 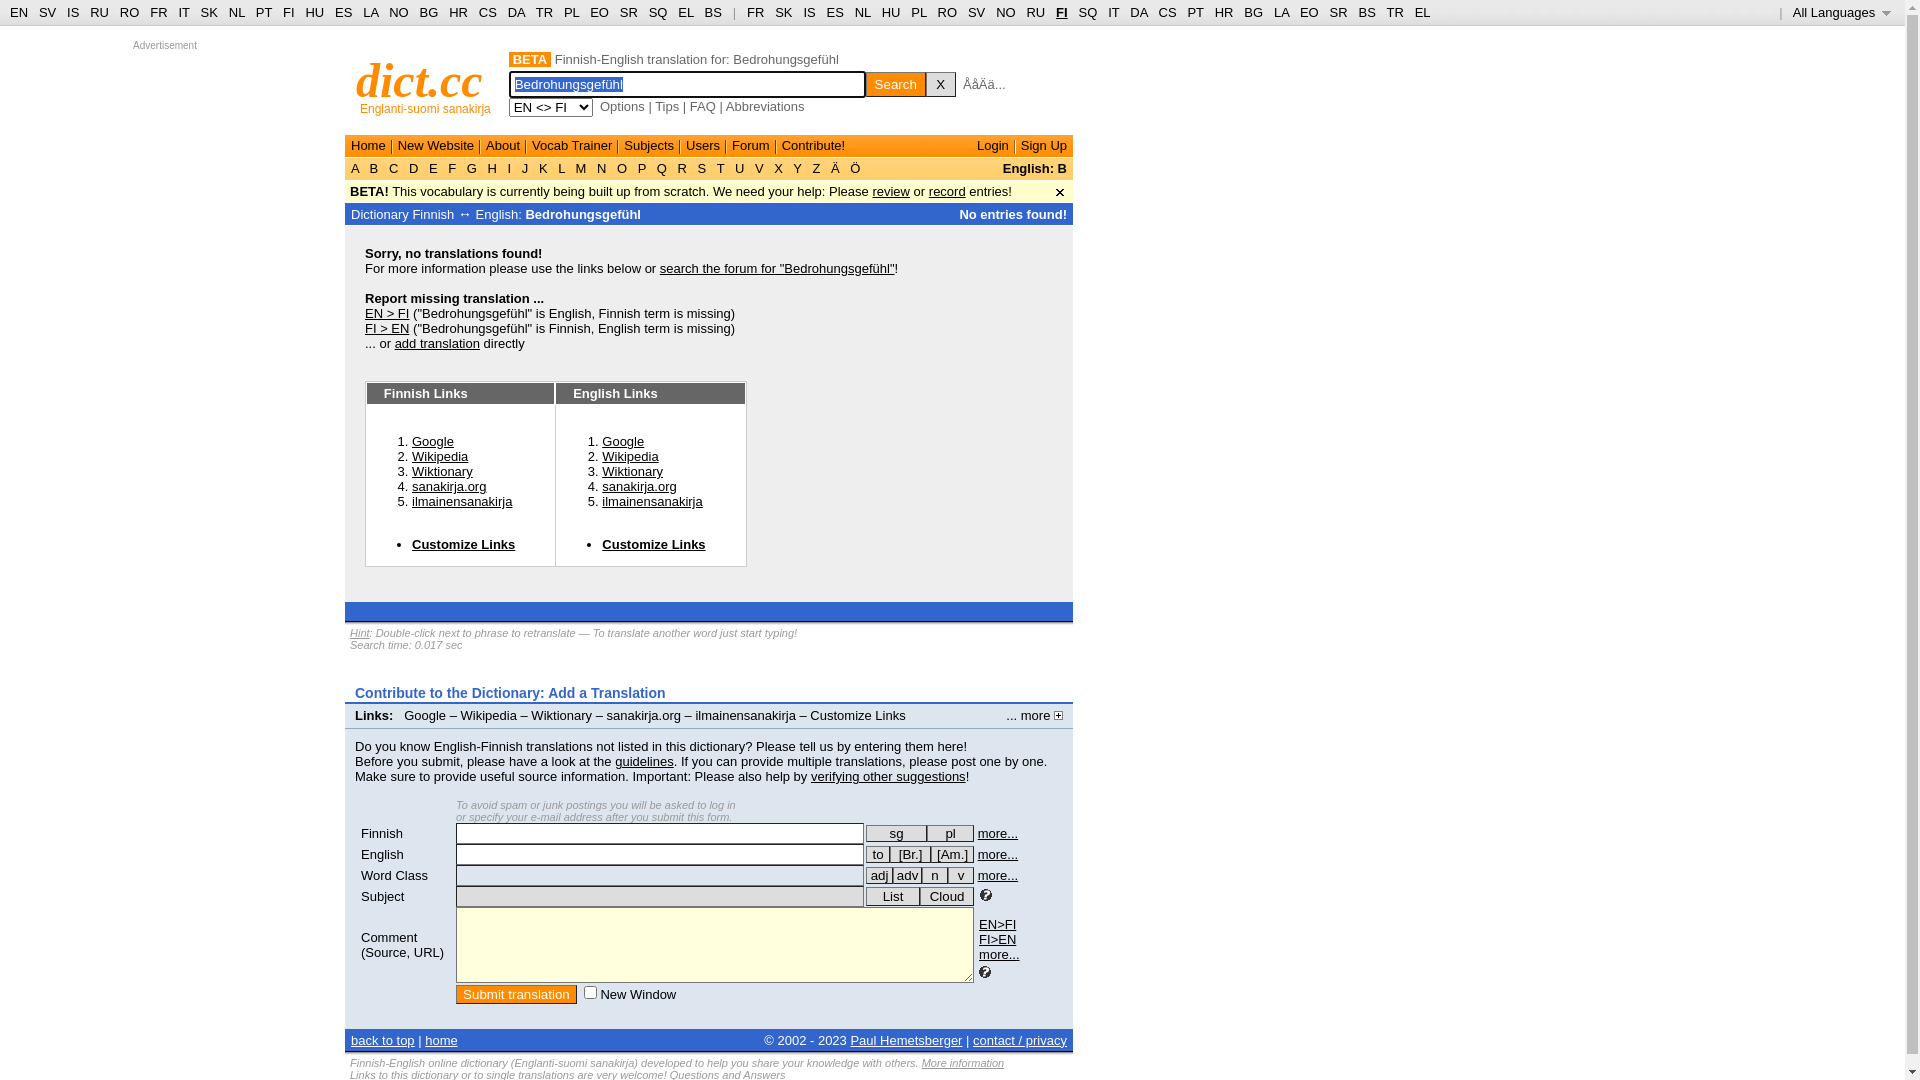 What do you see at coordinates (621, 106) in the screenshot?
I see `'Options'` at bounding box center [621, 106].